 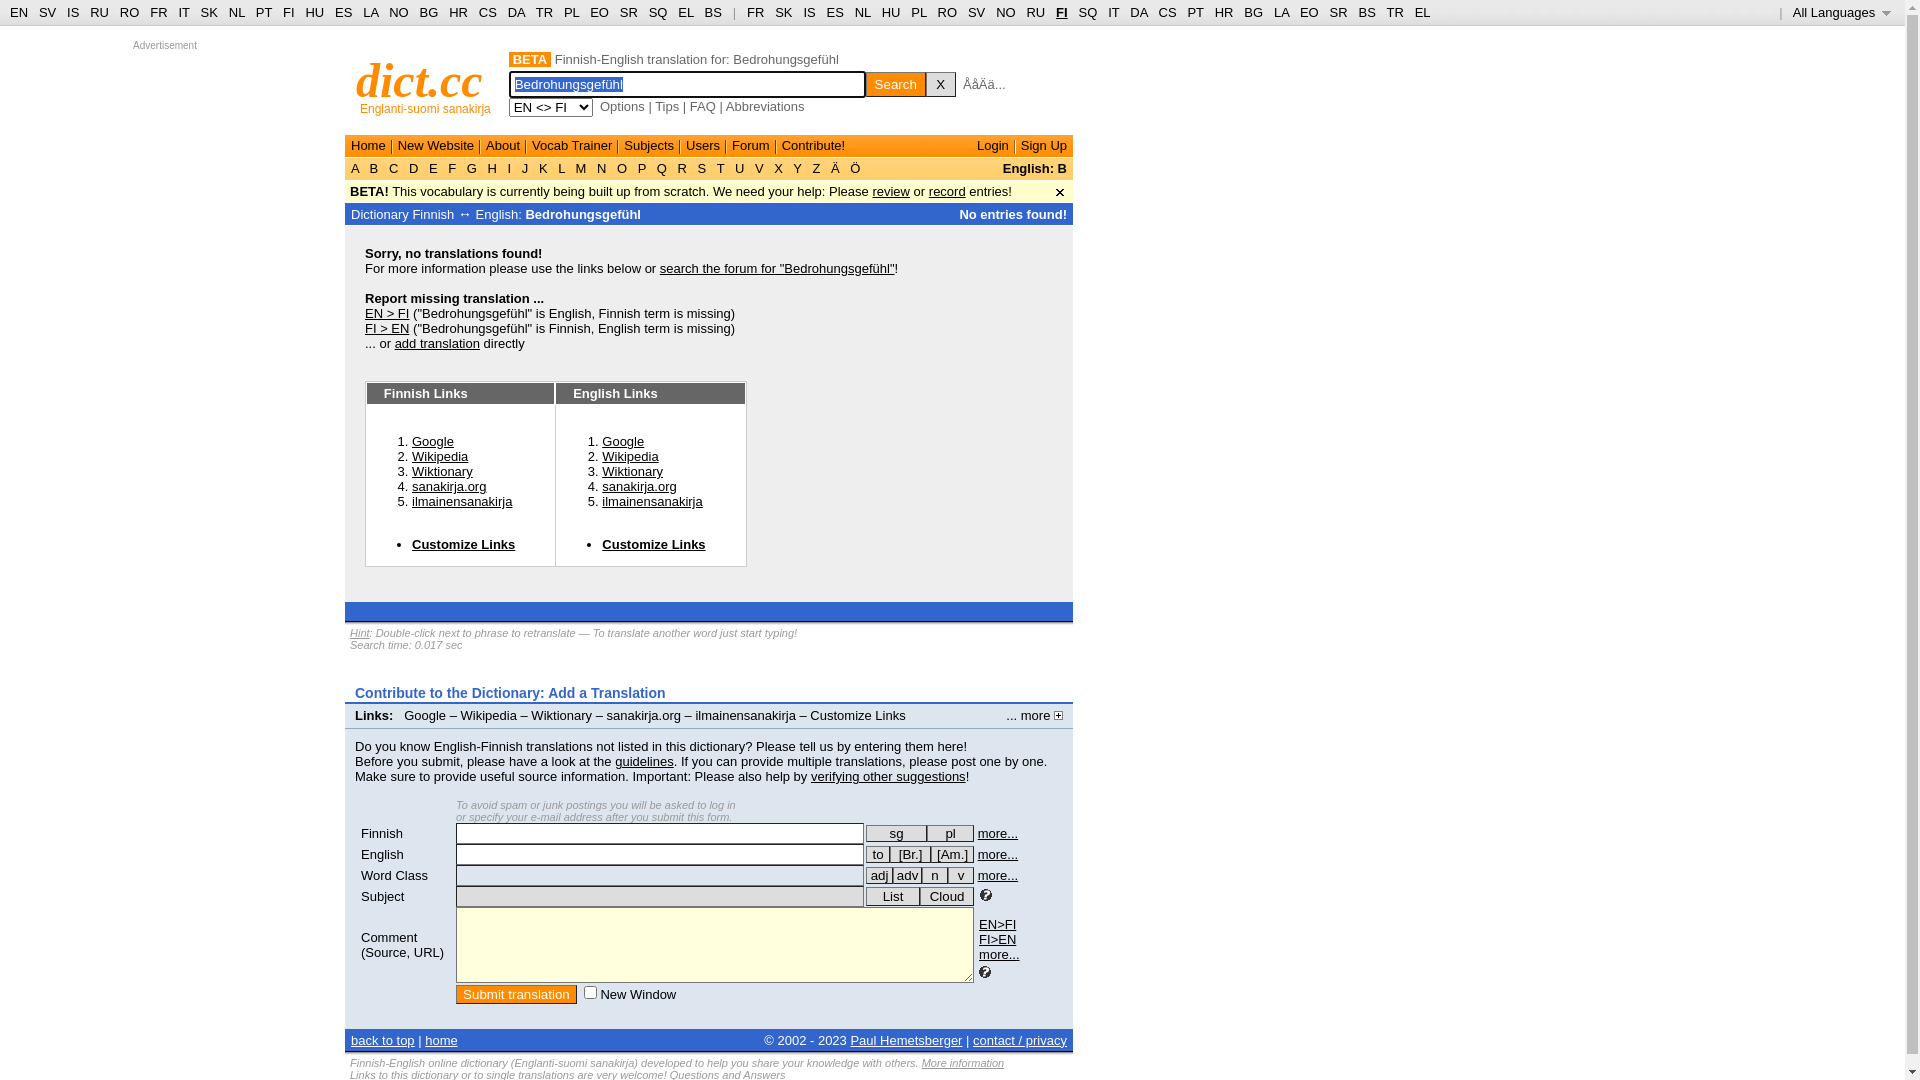 What do you see at coordinates (621, 106) in the screenshot?
I see `'Options'` at bounding box center [621, 106].